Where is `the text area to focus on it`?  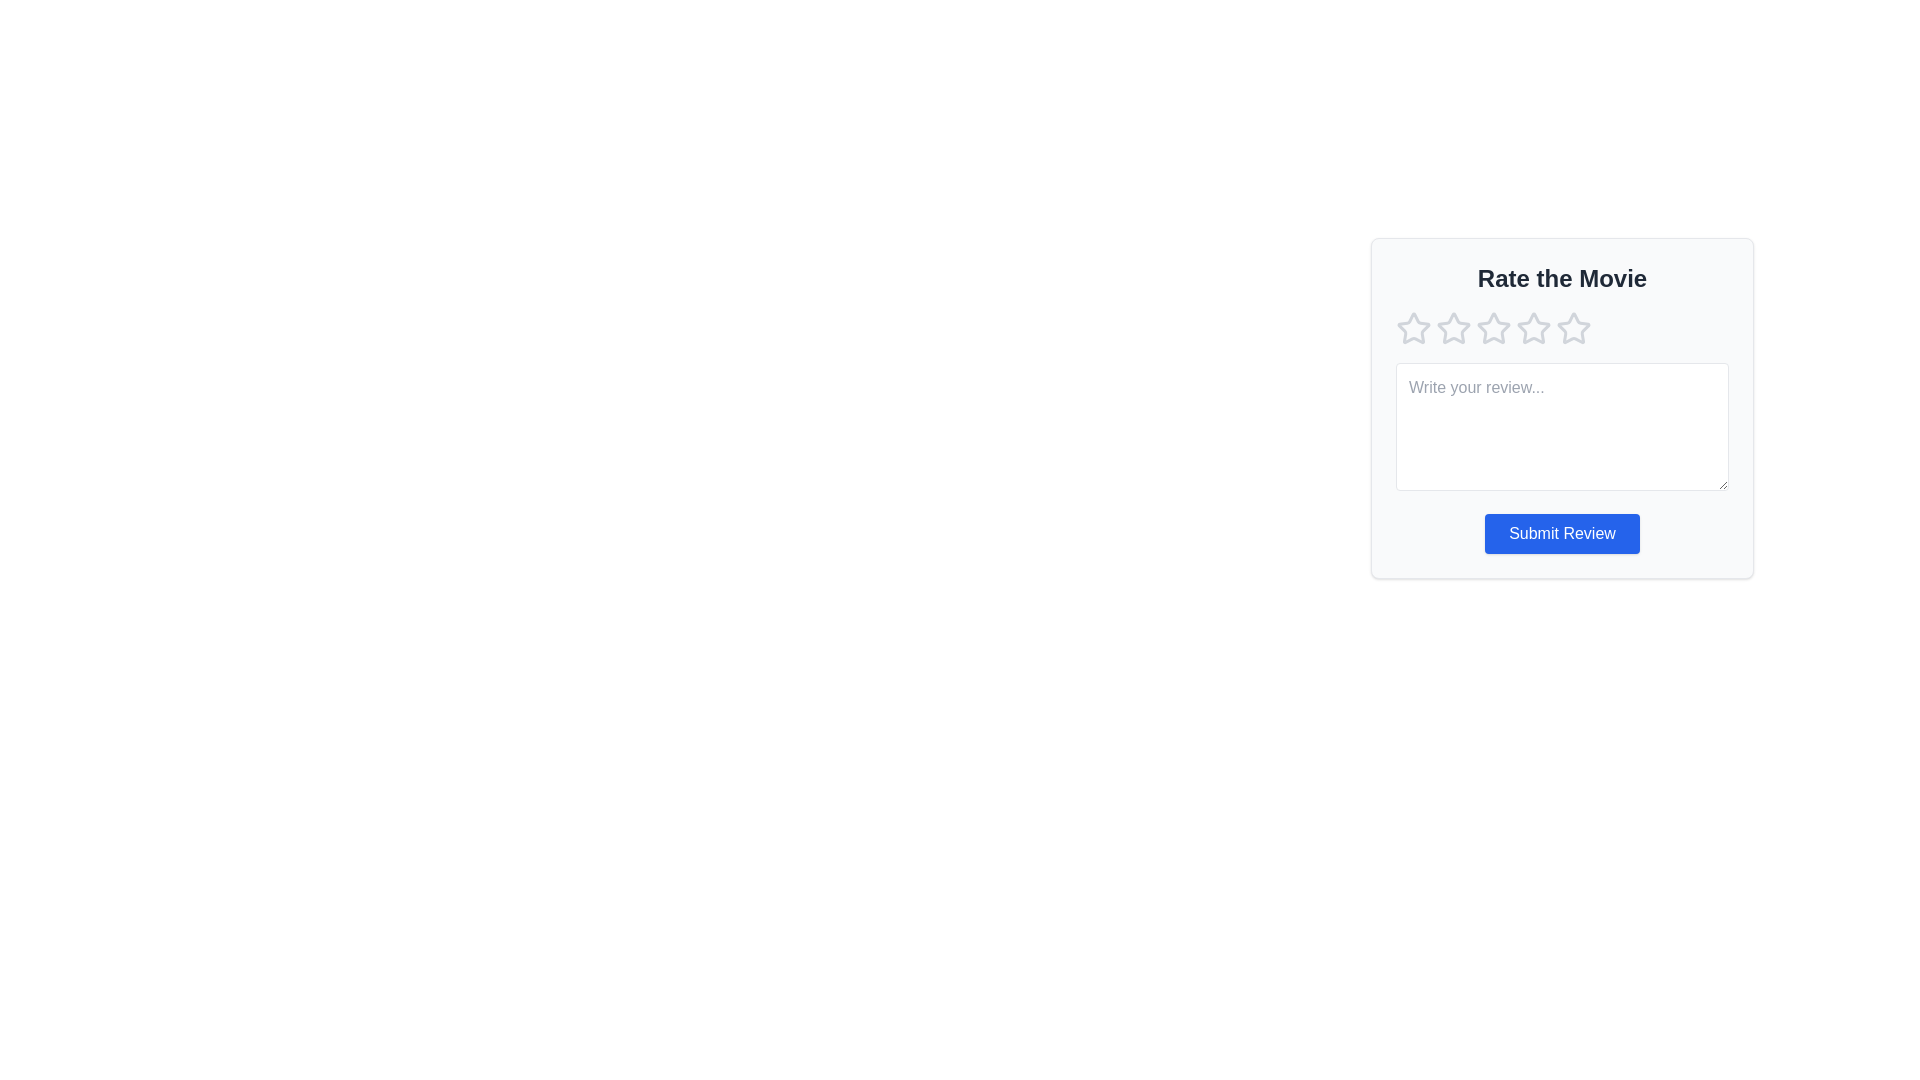 the text area to focus on it is located at coordinates (1561, 426).